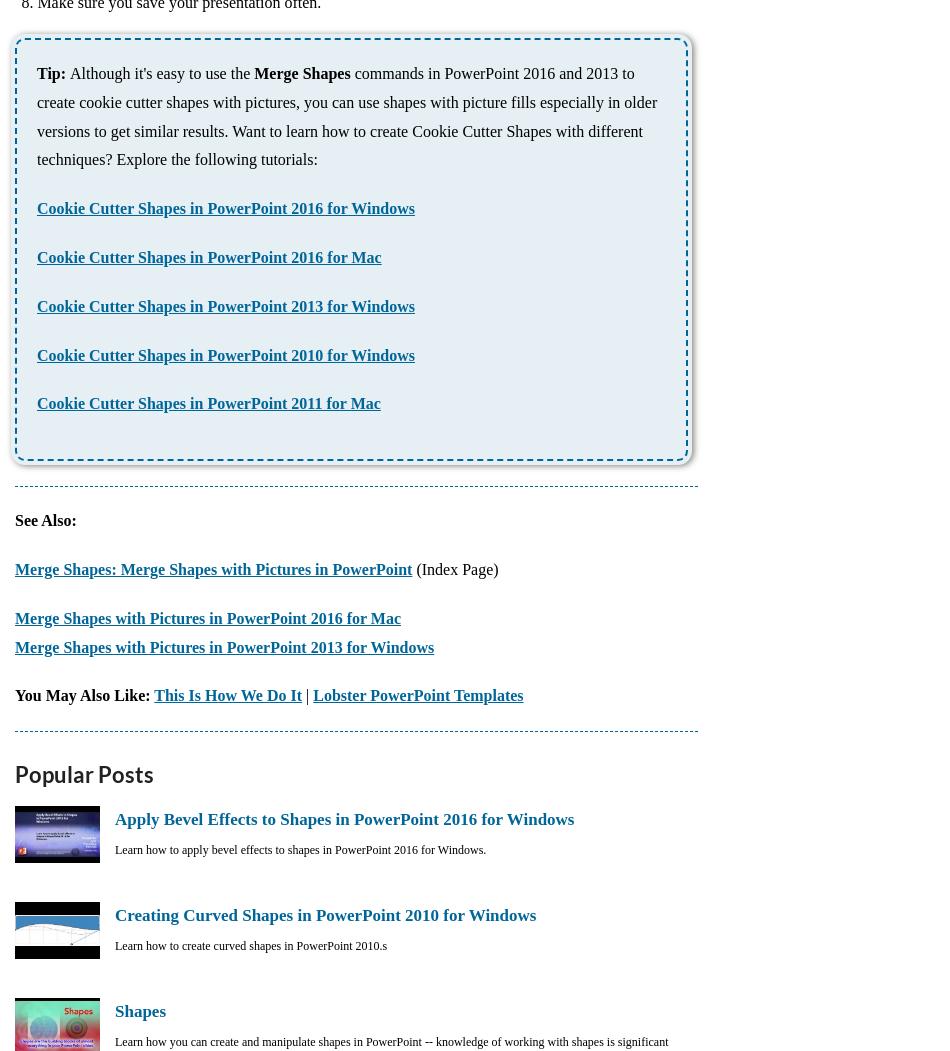  What do you see at coordinates (253, 72) in the screenshot?
I see `'Merge Shapes'` at bounding box center [253, 72].